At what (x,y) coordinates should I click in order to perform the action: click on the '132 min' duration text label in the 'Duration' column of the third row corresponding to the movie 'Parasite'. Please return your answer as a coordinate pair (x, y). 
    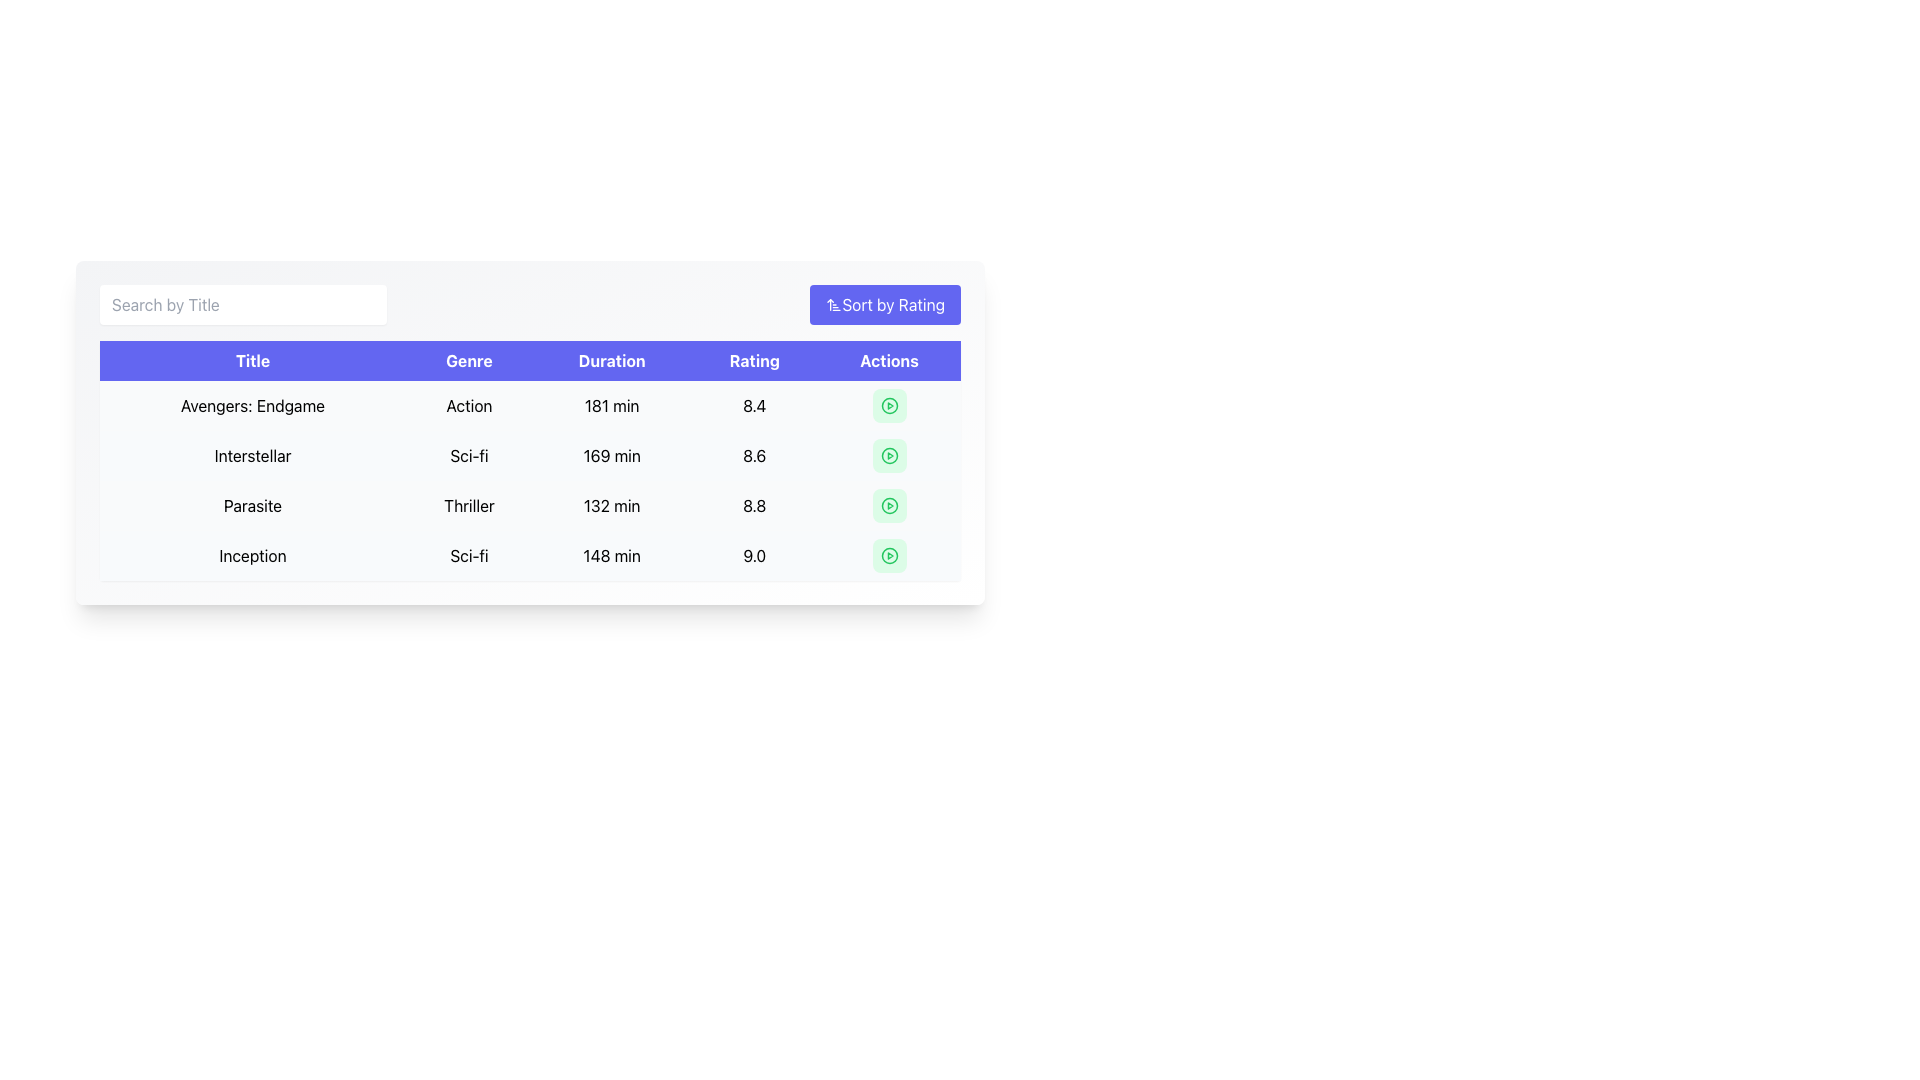
    Looking at the image, I should click on (611, 504).